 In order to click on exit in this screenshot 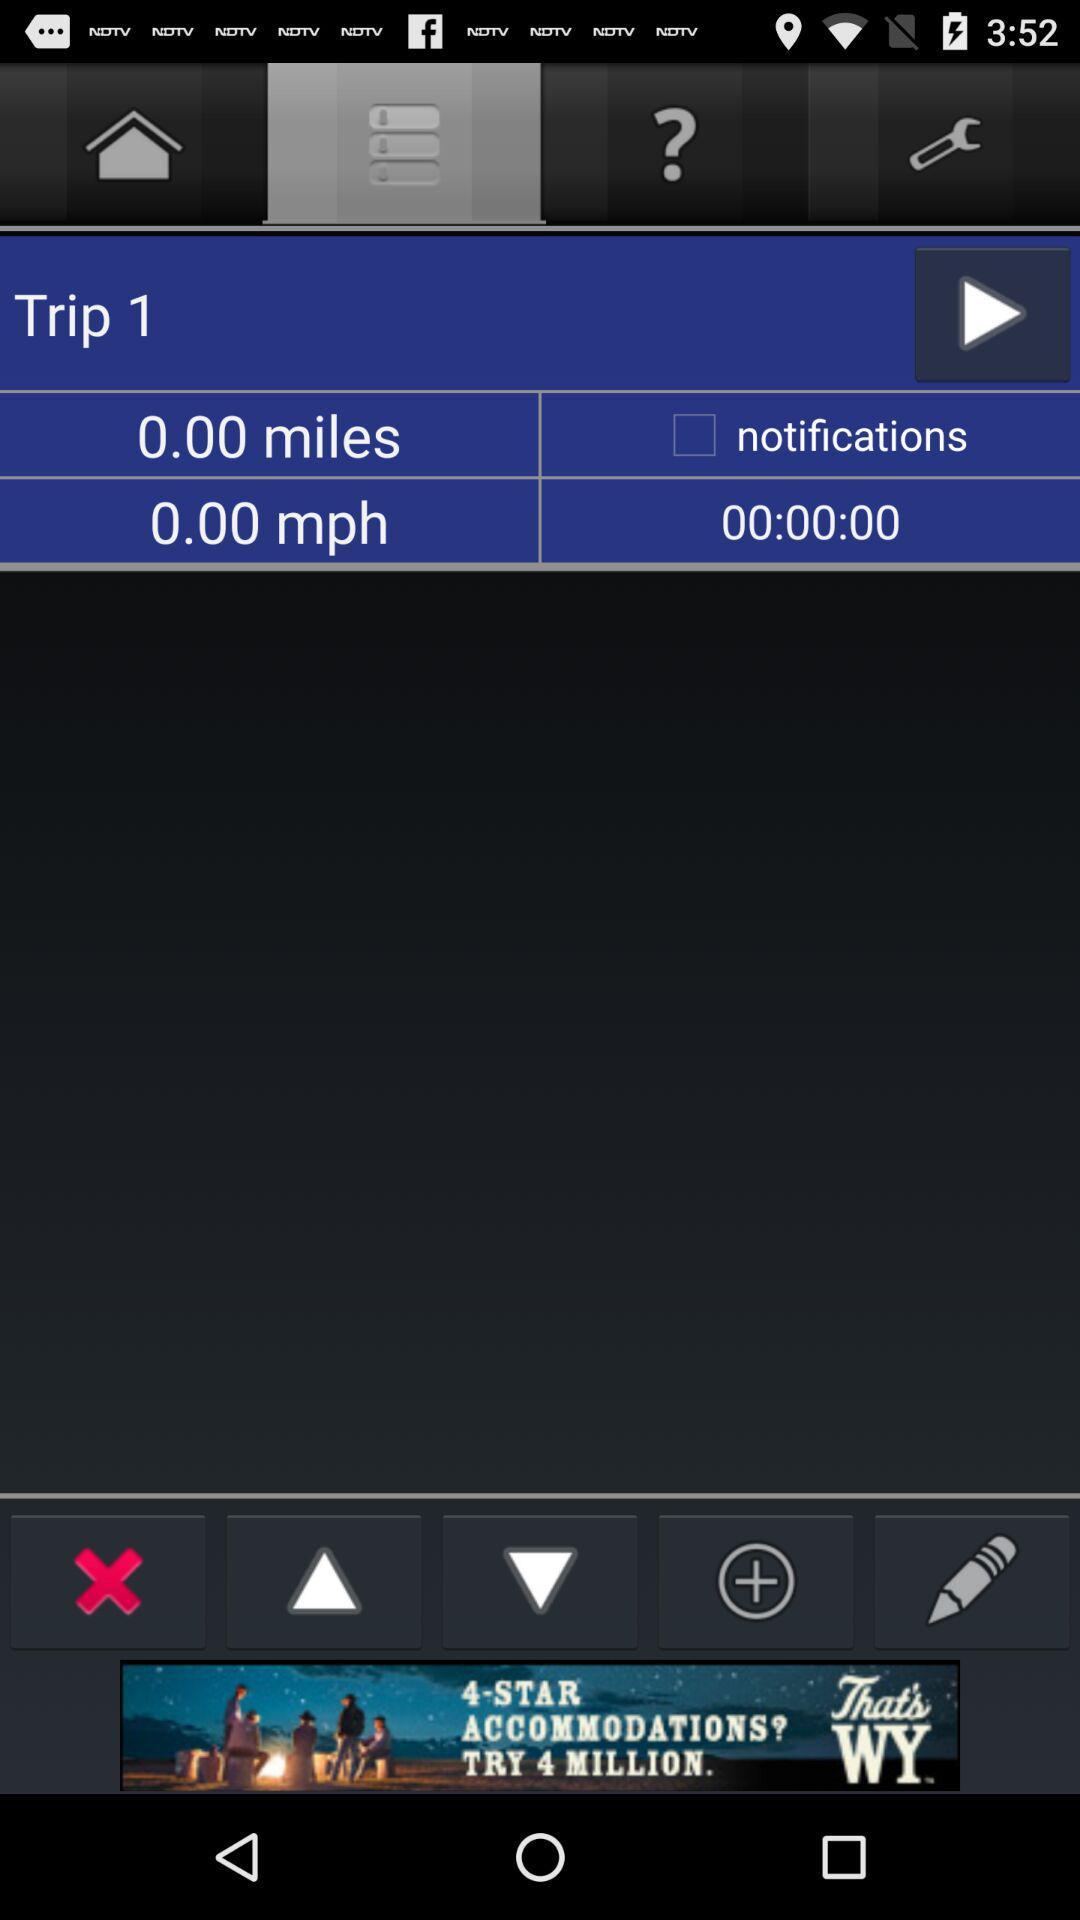, I will do `click(108, 1579)`.